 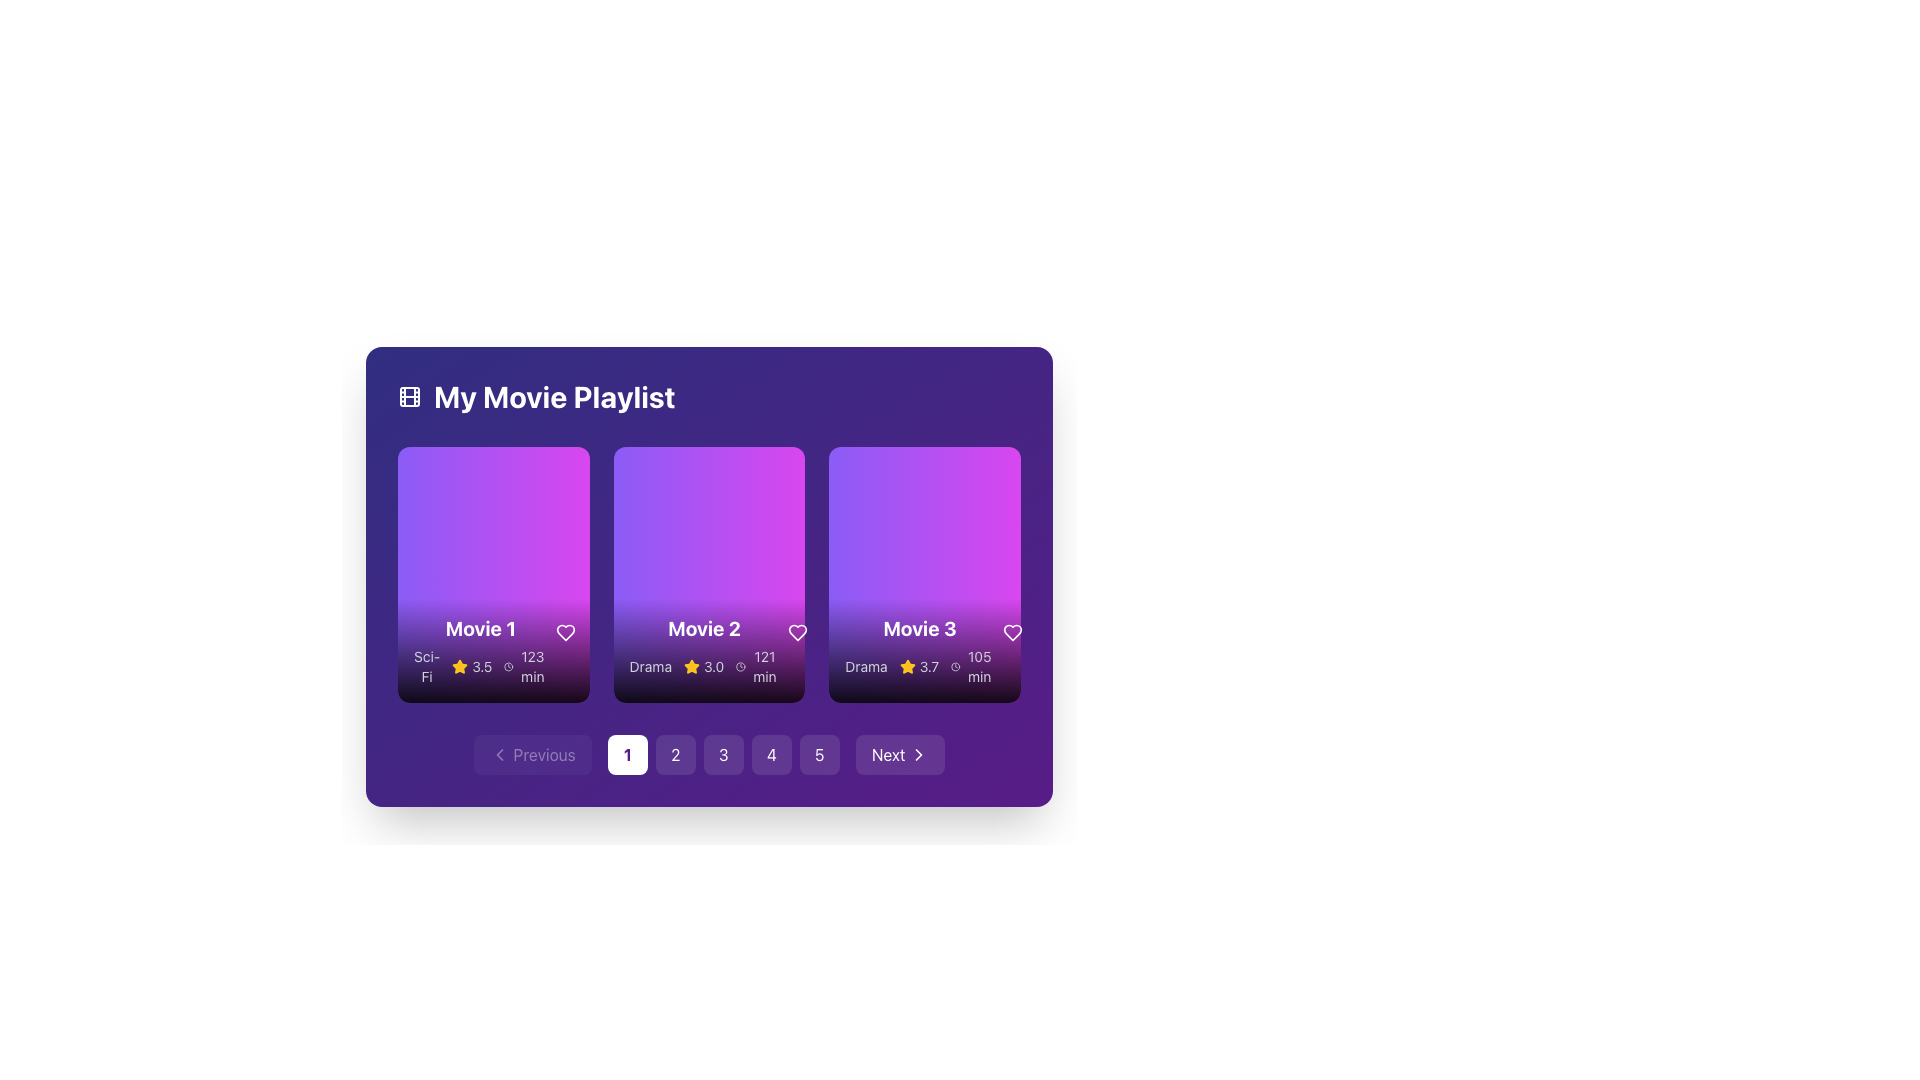 I want to click on the informational label displaying the genre 'Sci-Fi', rating '3.5', and duration '123 min' under the 'Movie 1' title in the first movie card, so click(x=480, y=667).